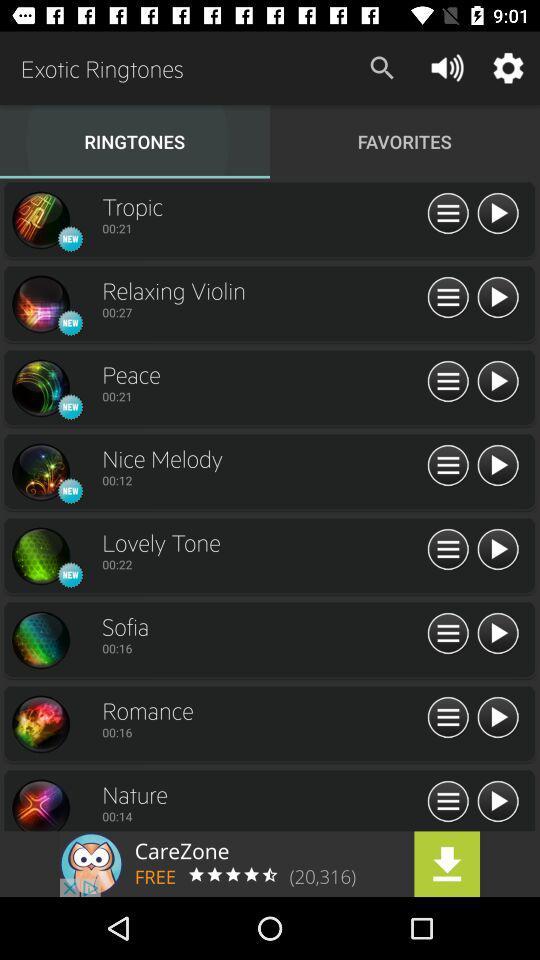 This screenshot has width=540, height=960. Describe the element at coordinates (448, 466) in the screenshot. I see `see more options` at that location.